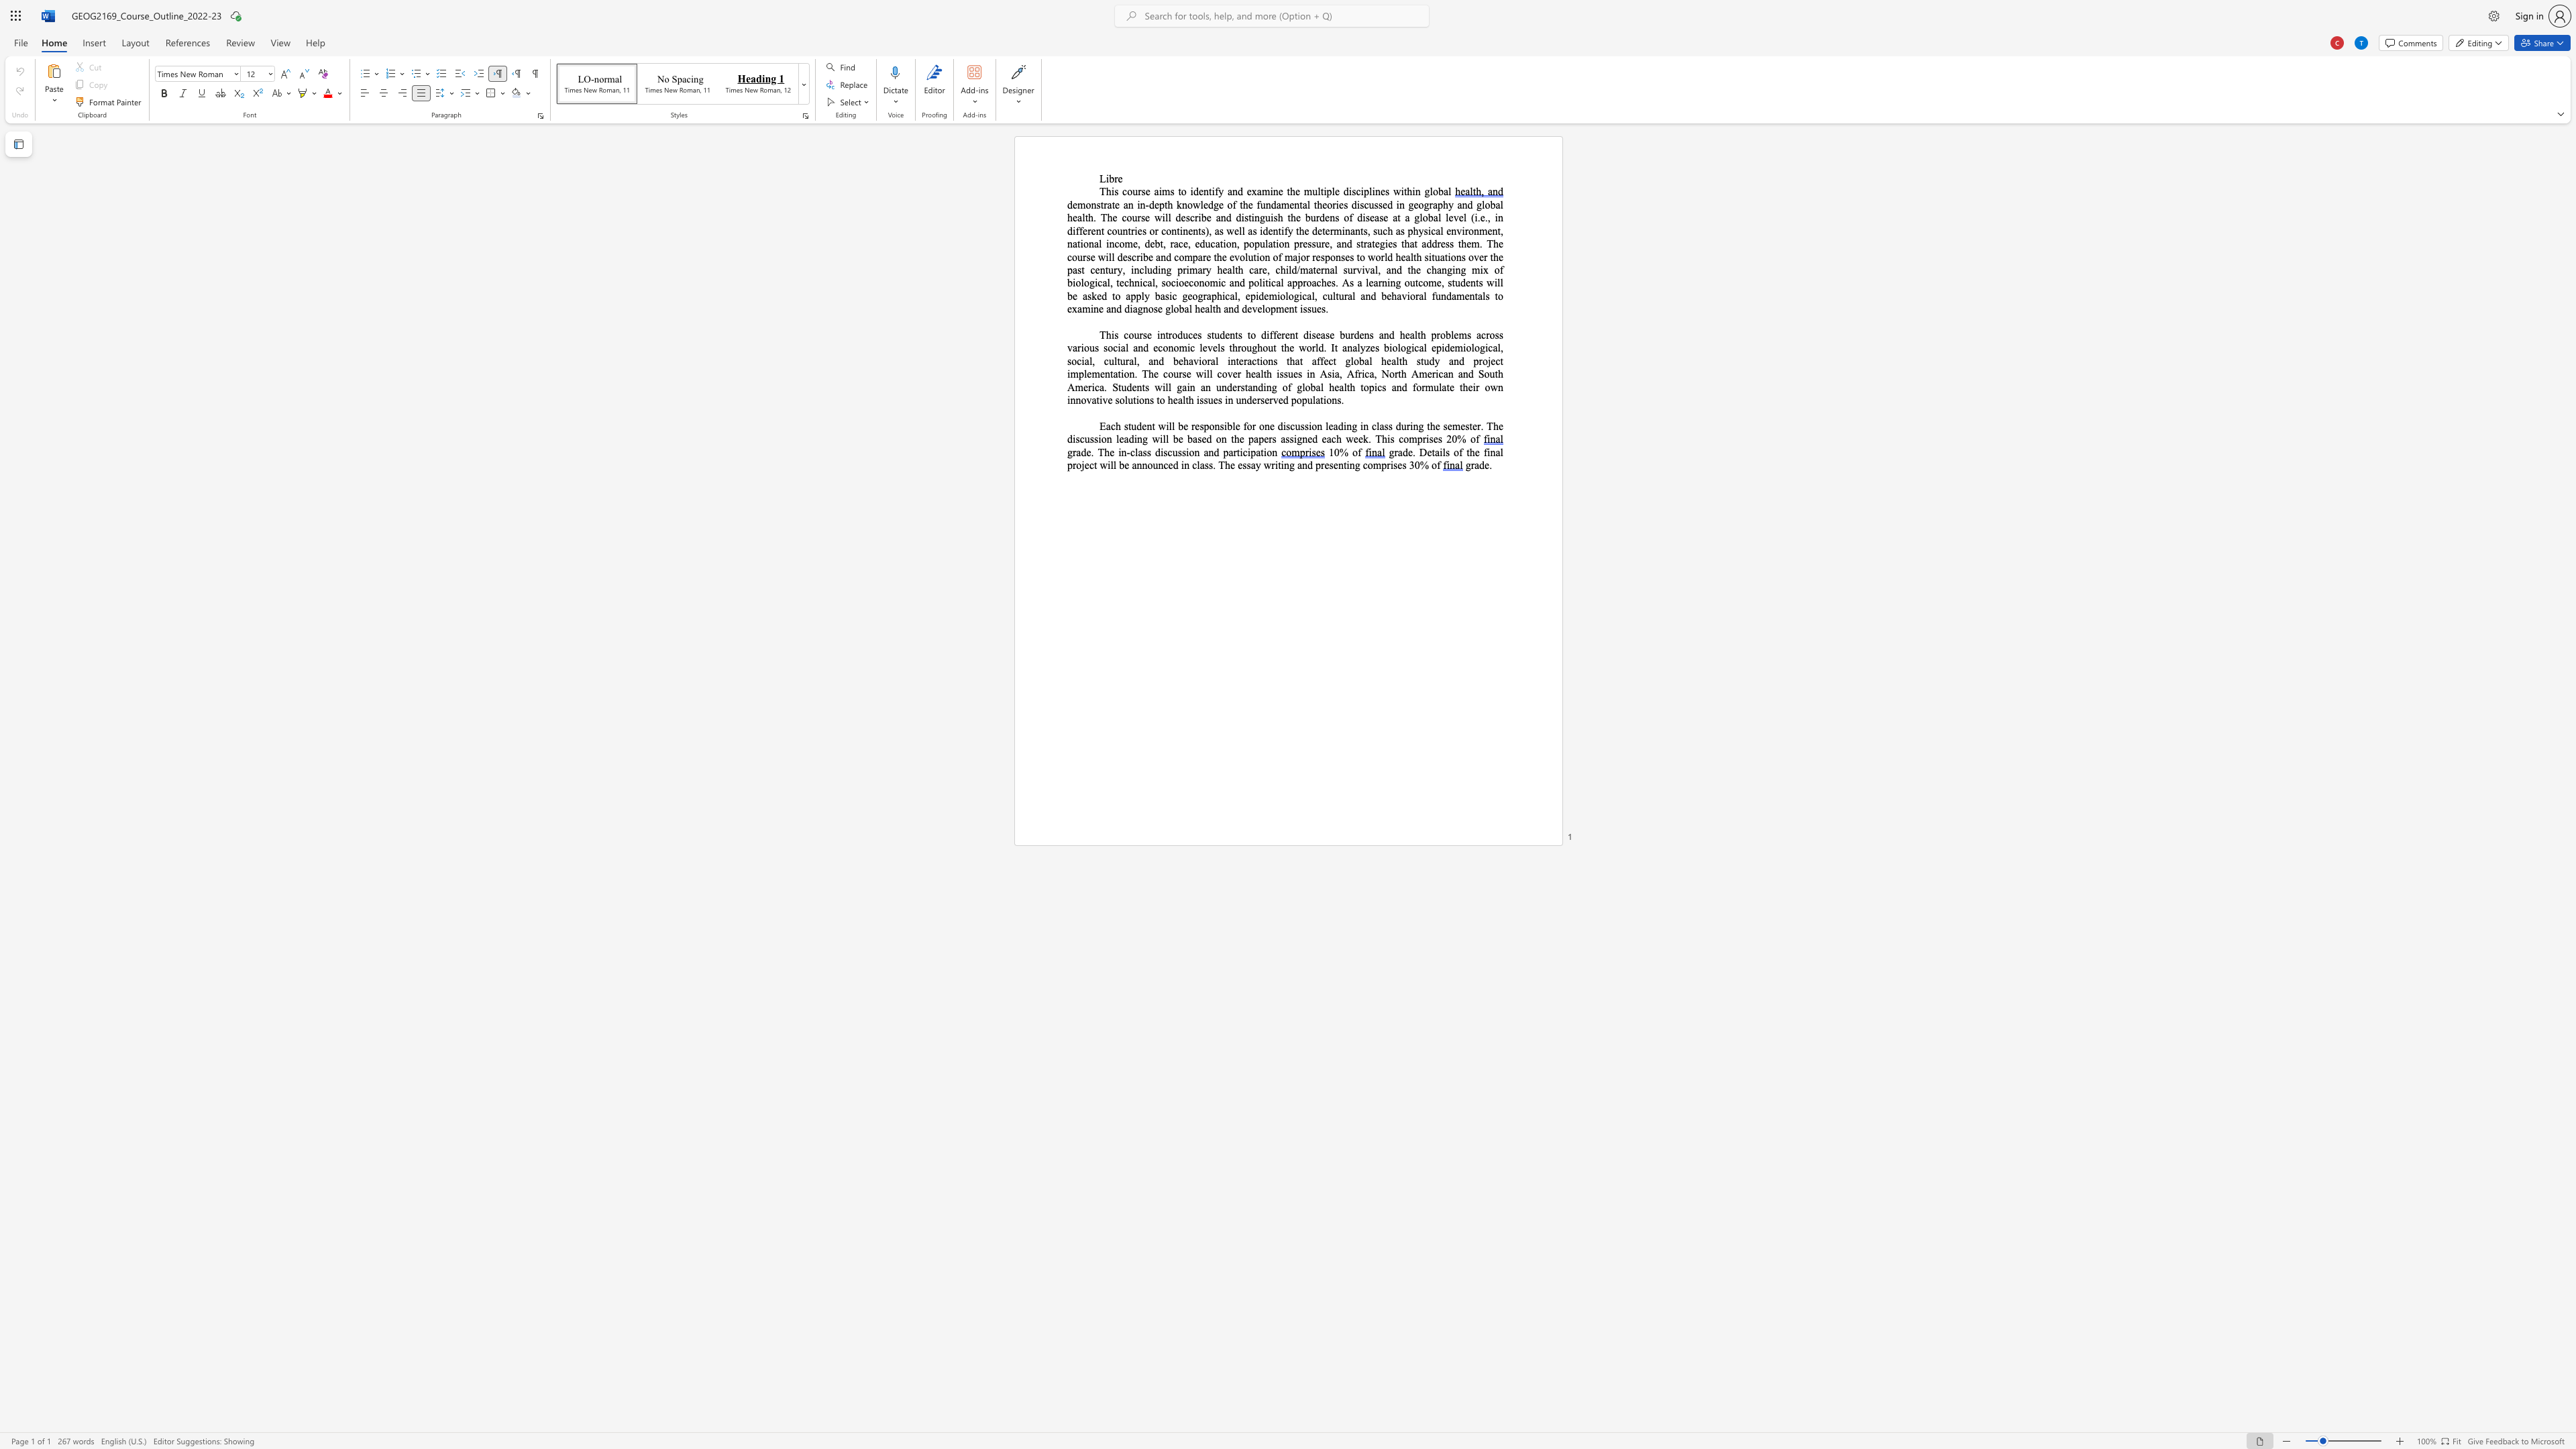 This screenshot has width=2576, height=1449. Describe the element at coordinates (1108, 191) in the screenshot. I see `the 1th character "h" in the text` at that location.